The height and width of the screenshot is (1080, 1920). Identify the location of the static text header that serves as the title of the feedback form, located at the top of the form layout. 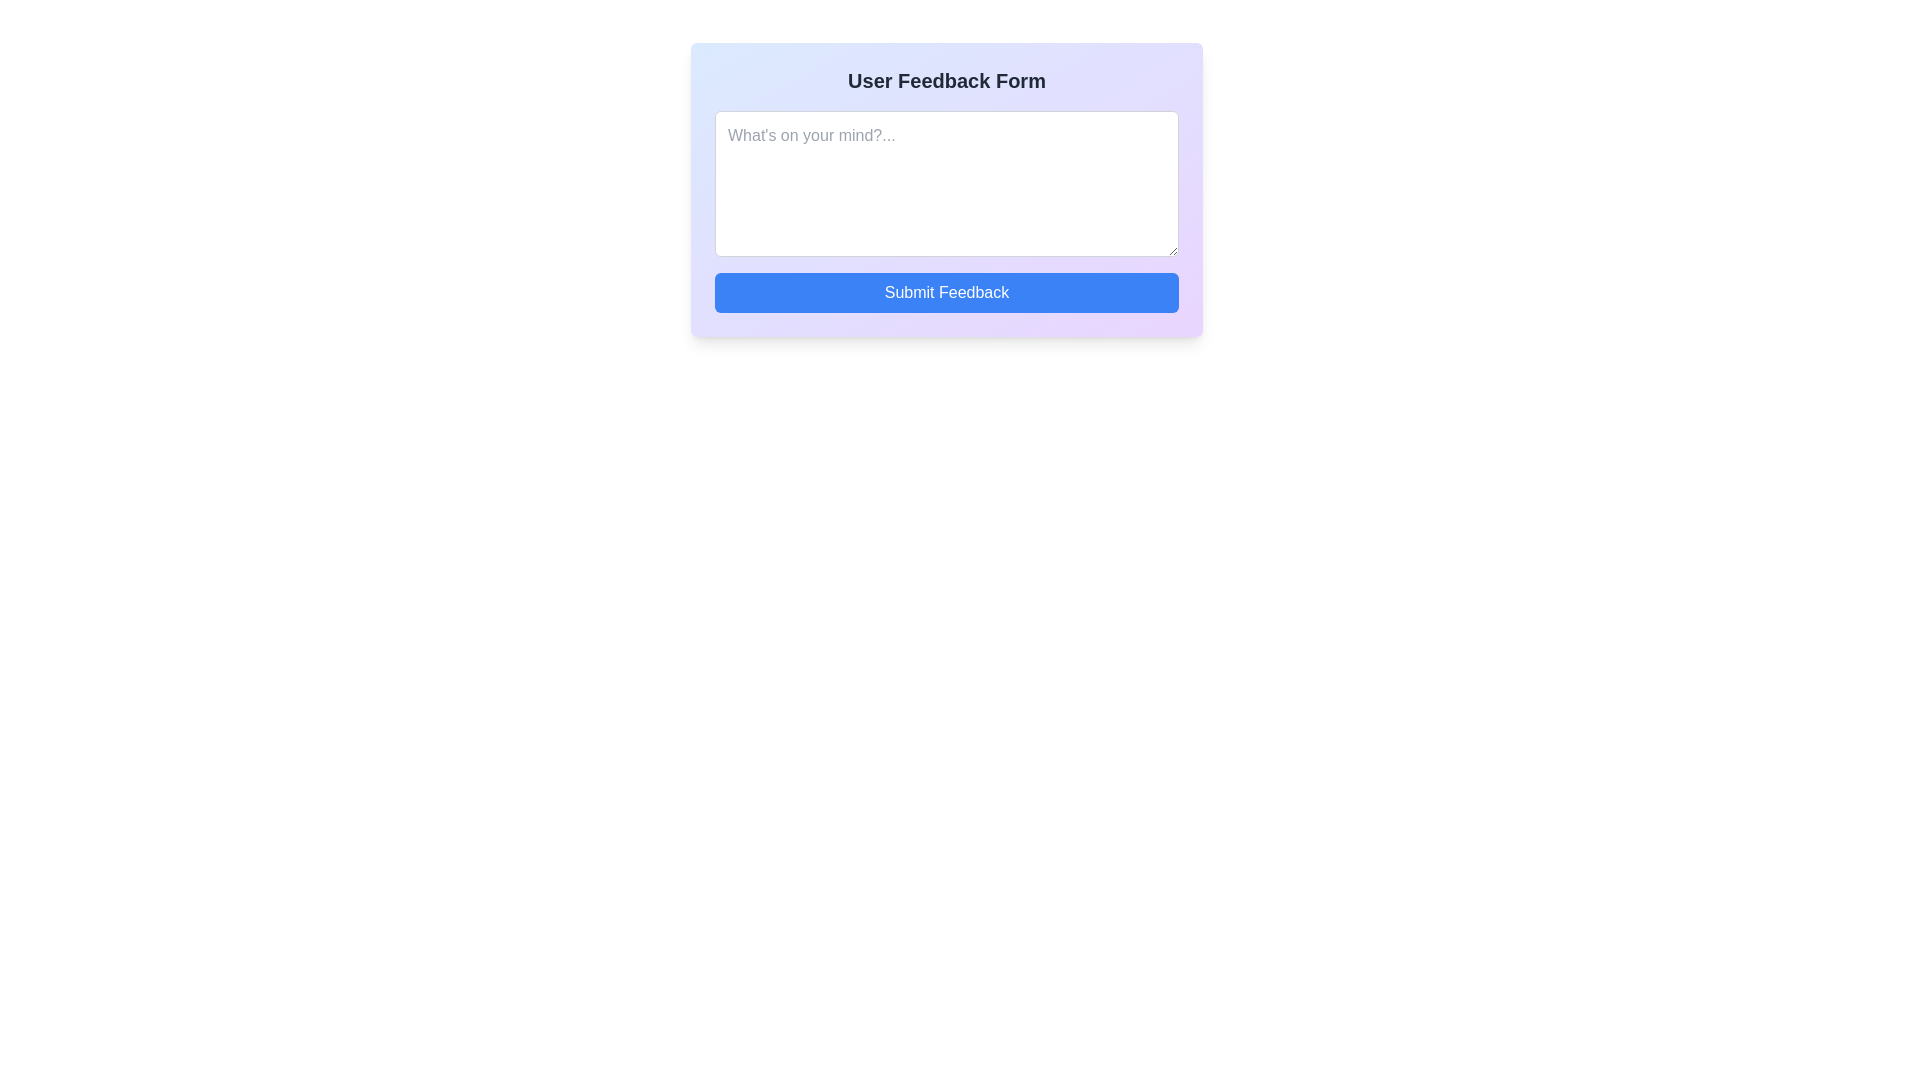
(945, 80).